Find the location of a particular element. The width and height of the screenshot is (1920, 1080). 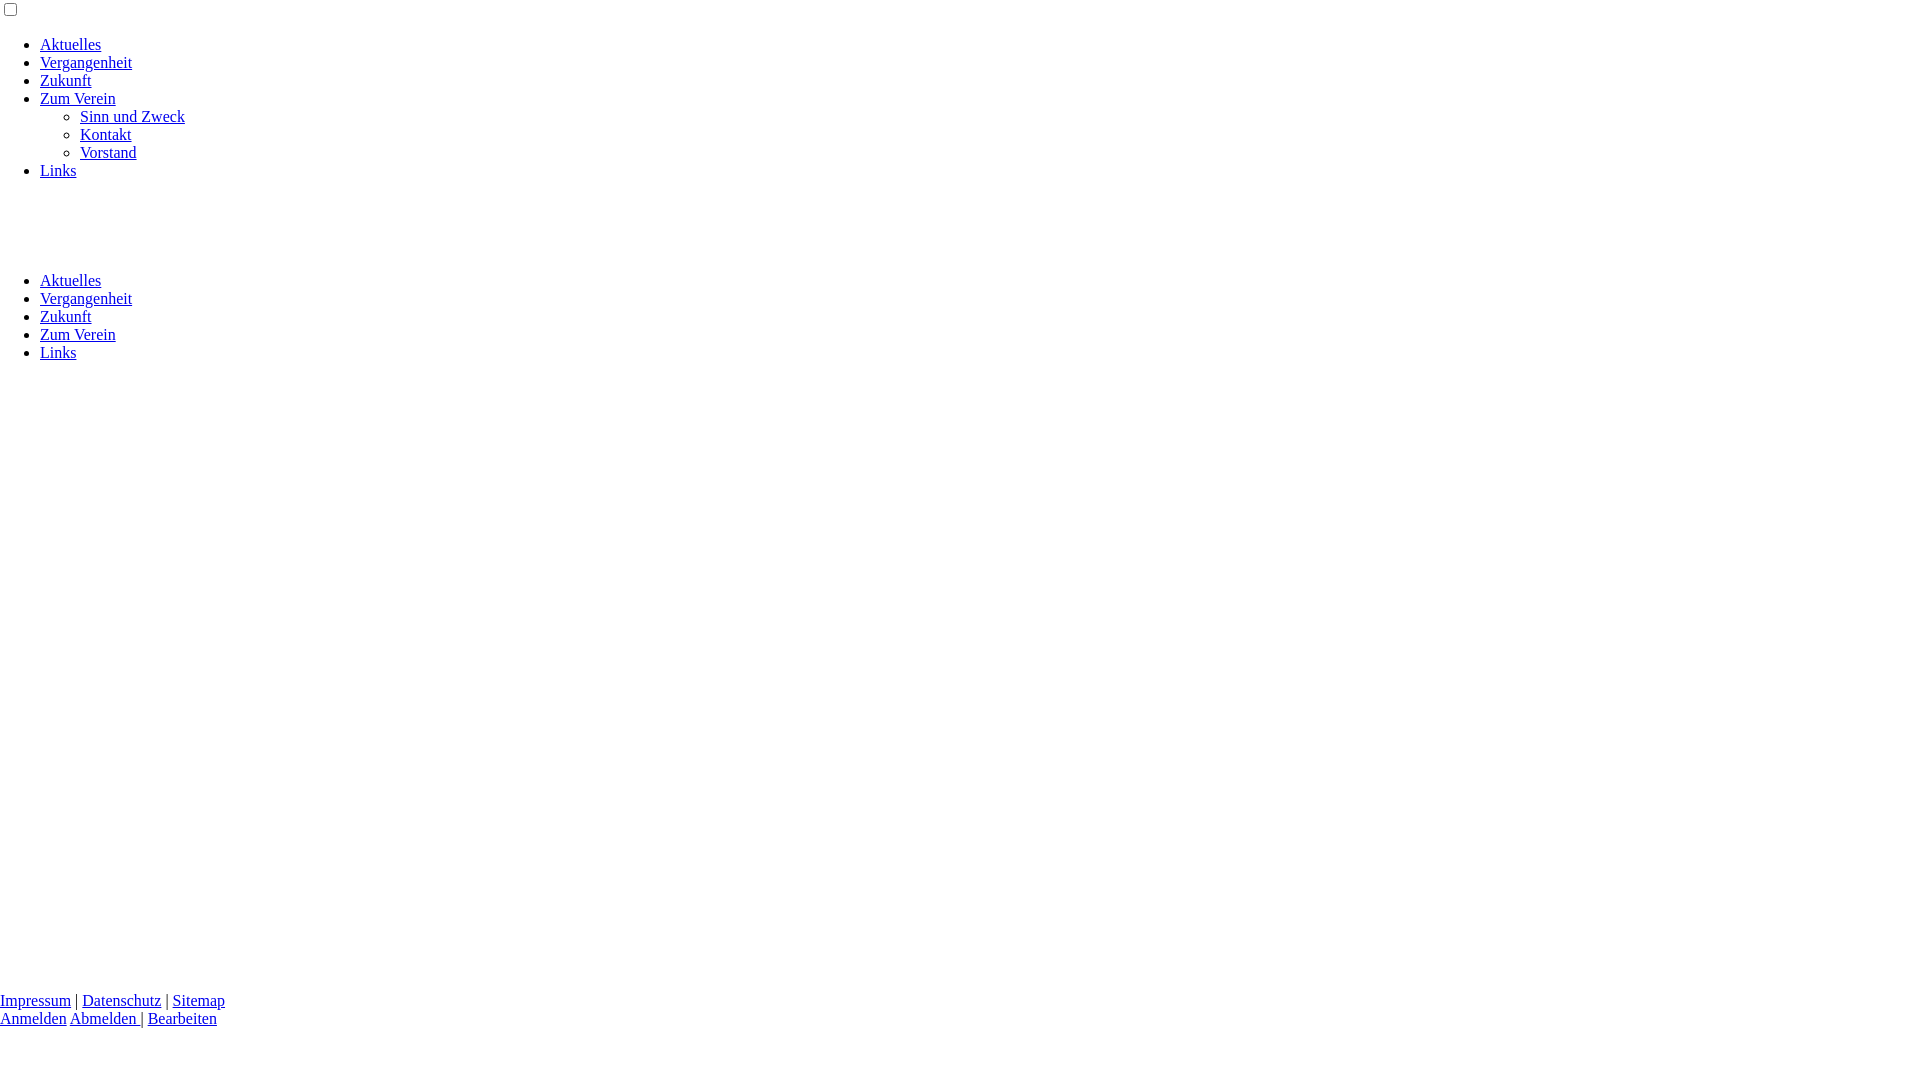

'Impressum' is located at coordinates (35, 1000).